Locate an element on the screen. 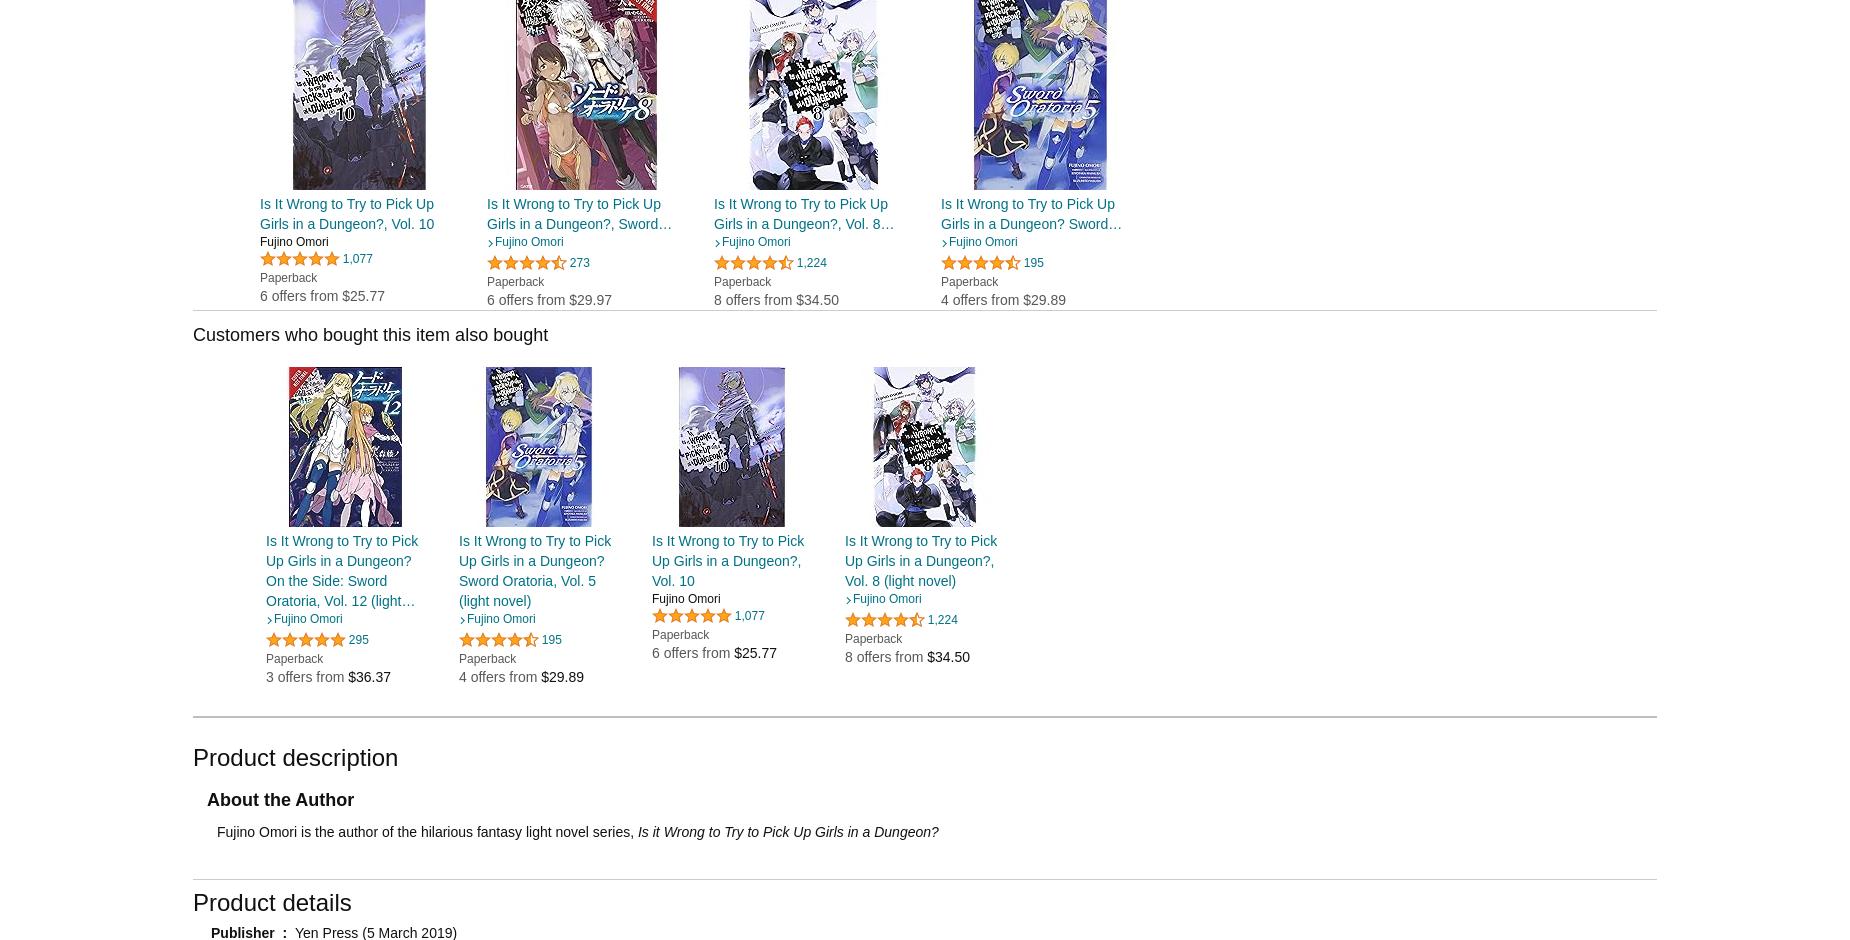  'Product description' is located at coordinates (294, 755).